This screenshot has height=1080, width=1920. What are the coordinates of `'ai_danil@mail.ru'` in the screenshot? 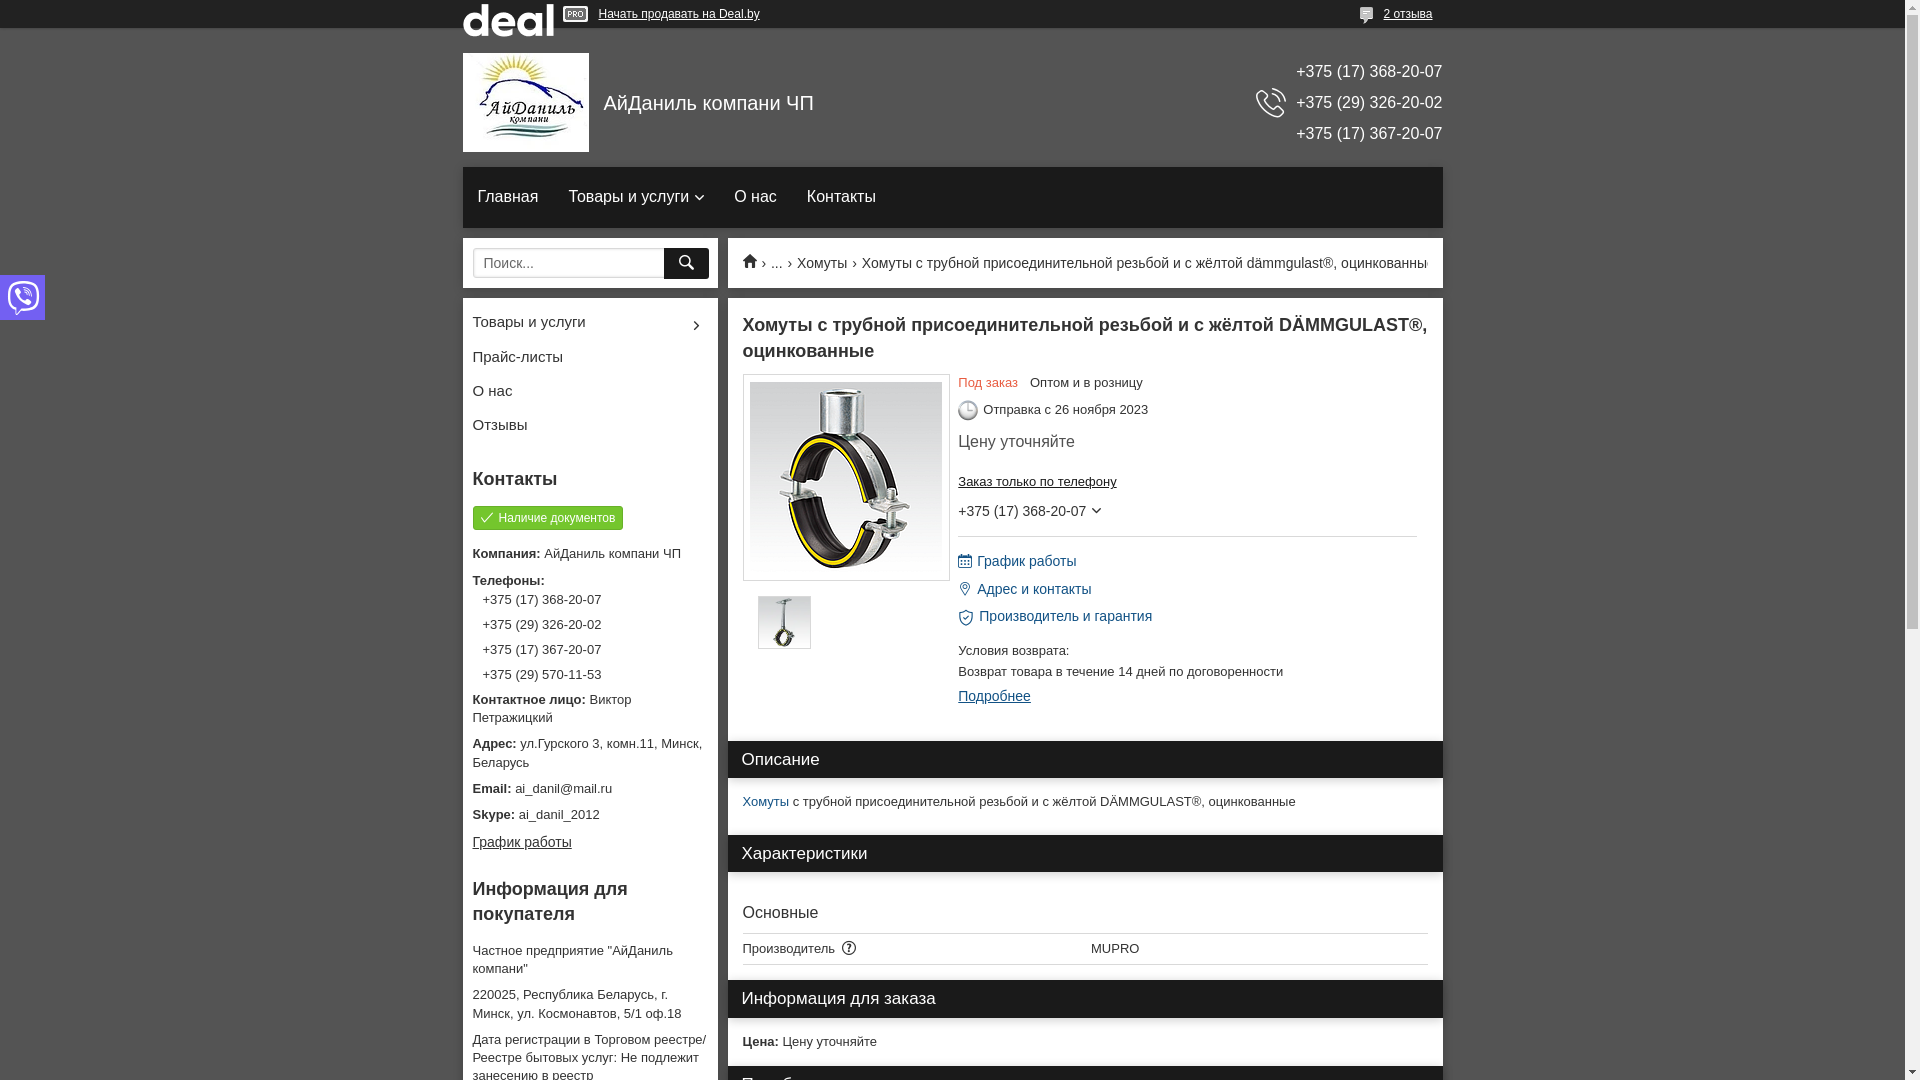 It's located at (588, 788).